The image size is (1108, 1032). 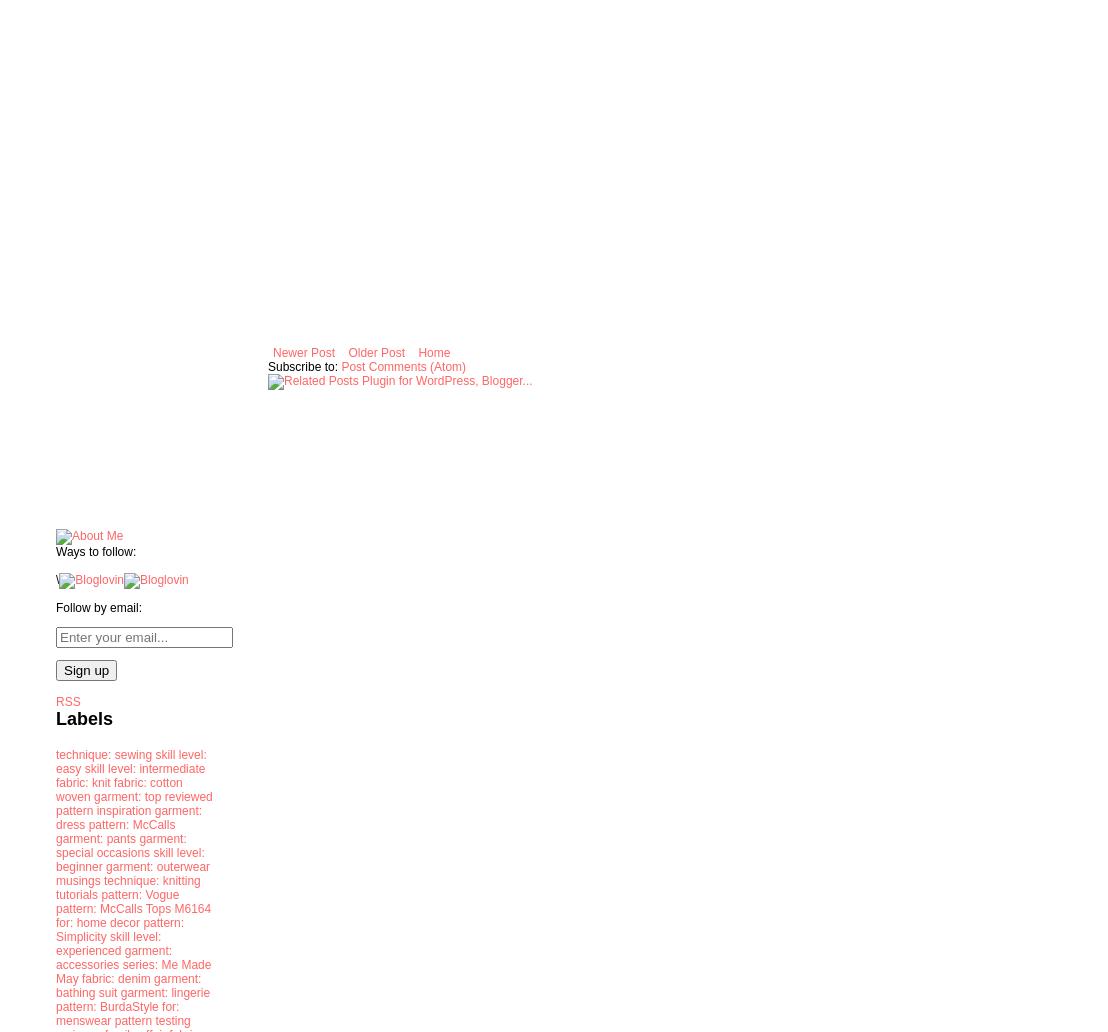 What do you see at coordinates (157, 865) in the screenshot?
I see `'garment: outerwear'` at bounding box center [157, 865].